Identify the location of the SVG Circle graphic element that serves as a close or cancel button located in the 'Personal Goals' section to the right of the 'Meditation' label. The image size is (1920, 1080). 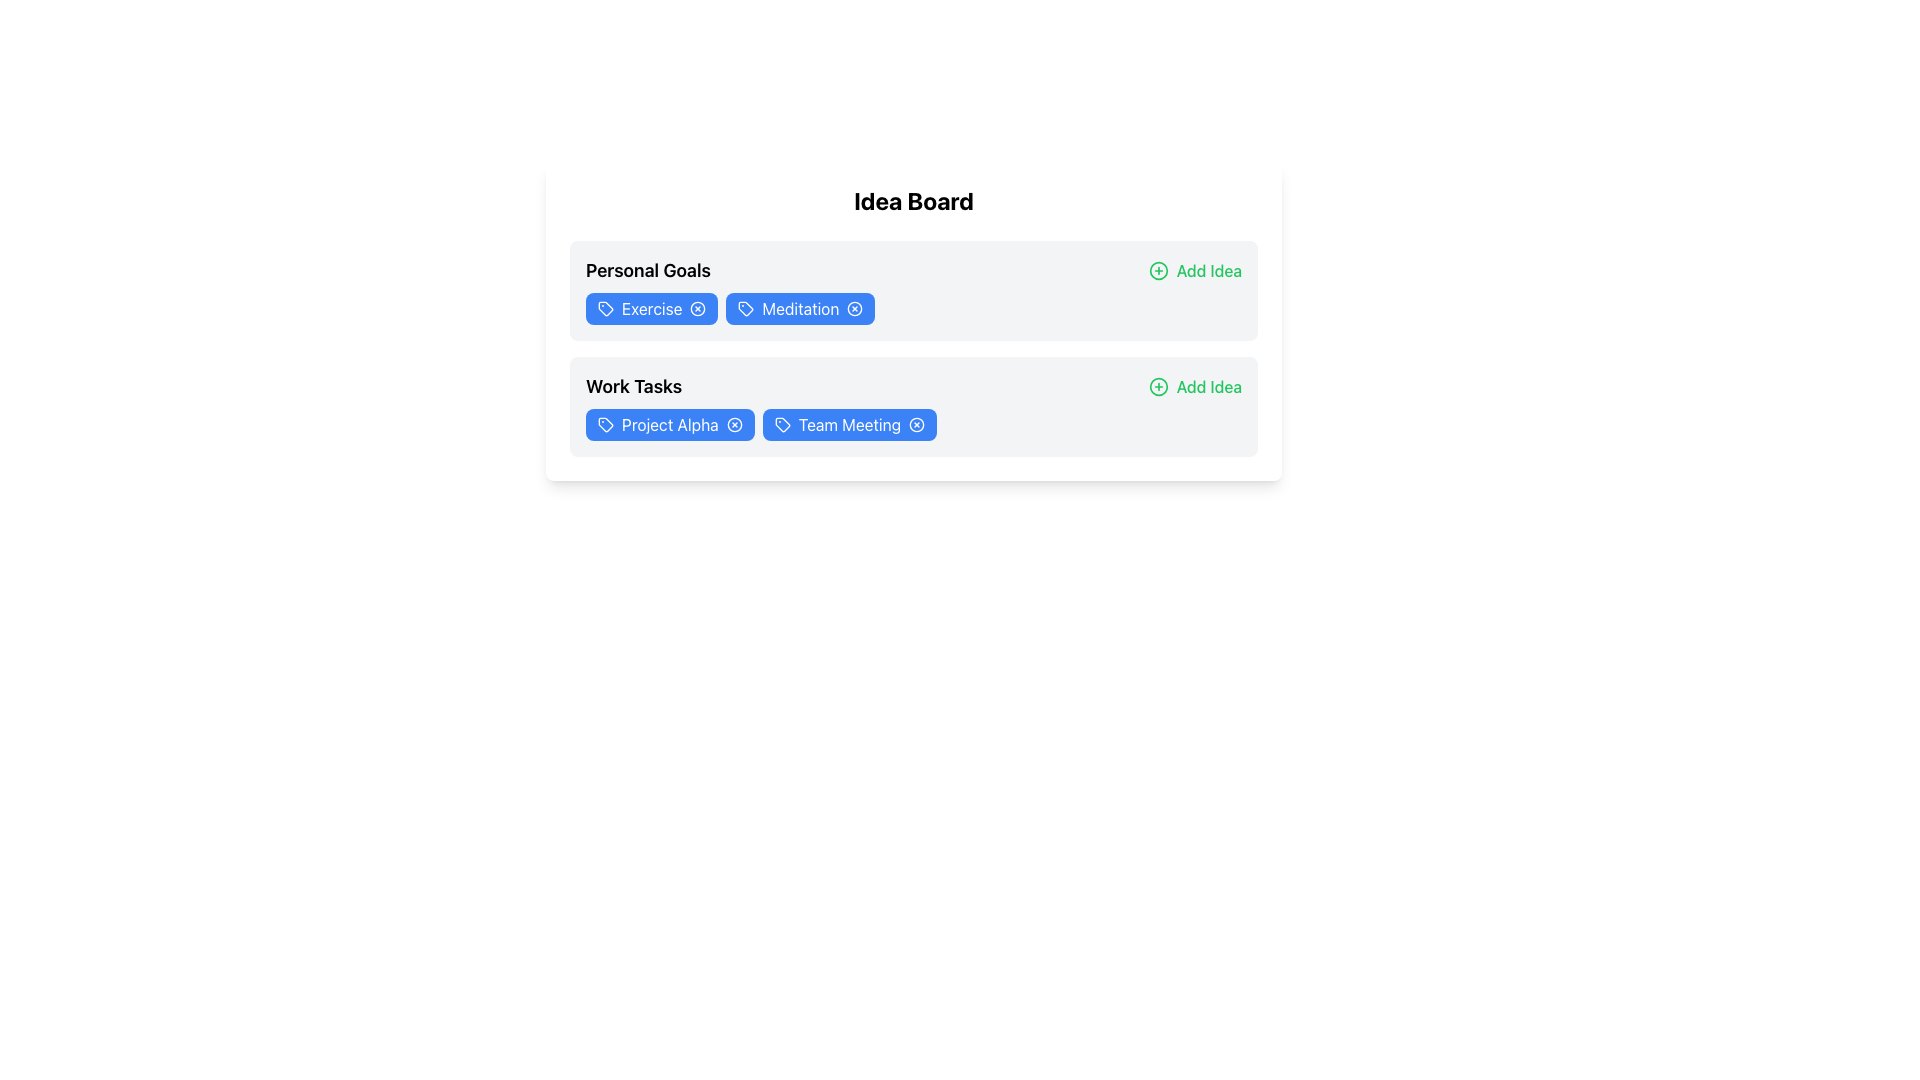
(855, 308).